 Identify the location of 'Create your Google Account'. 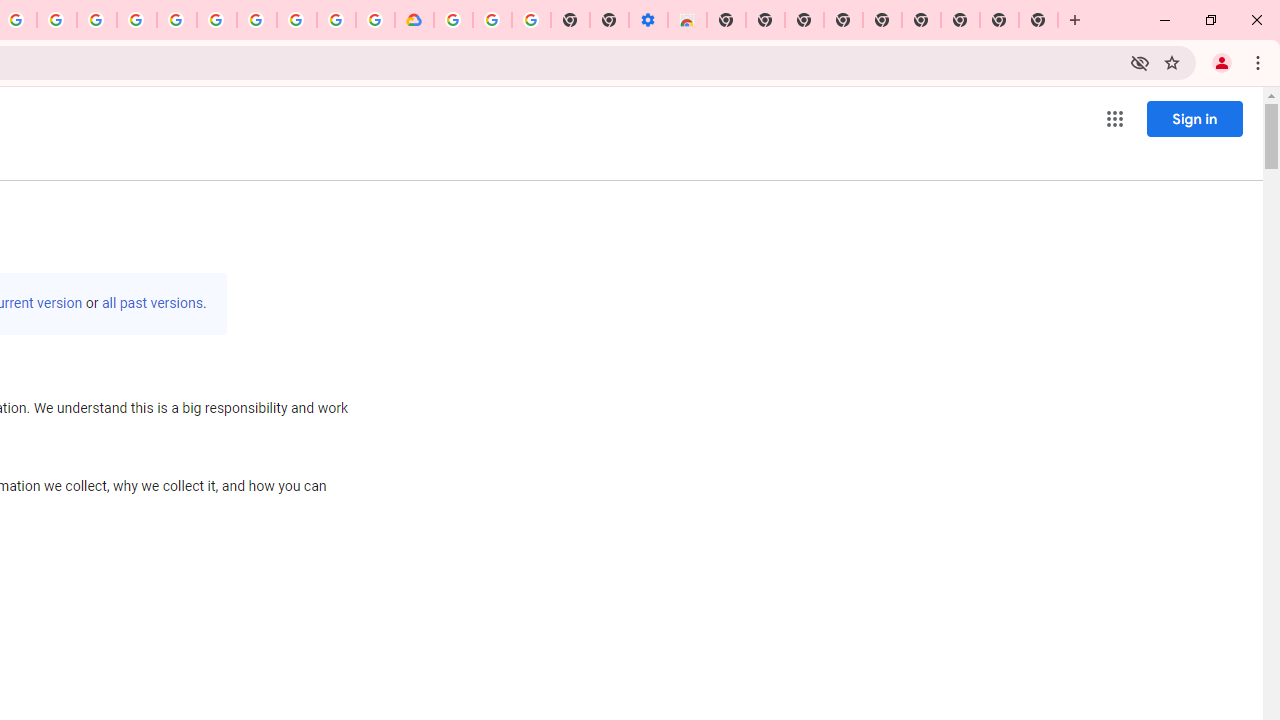
(56, 20).